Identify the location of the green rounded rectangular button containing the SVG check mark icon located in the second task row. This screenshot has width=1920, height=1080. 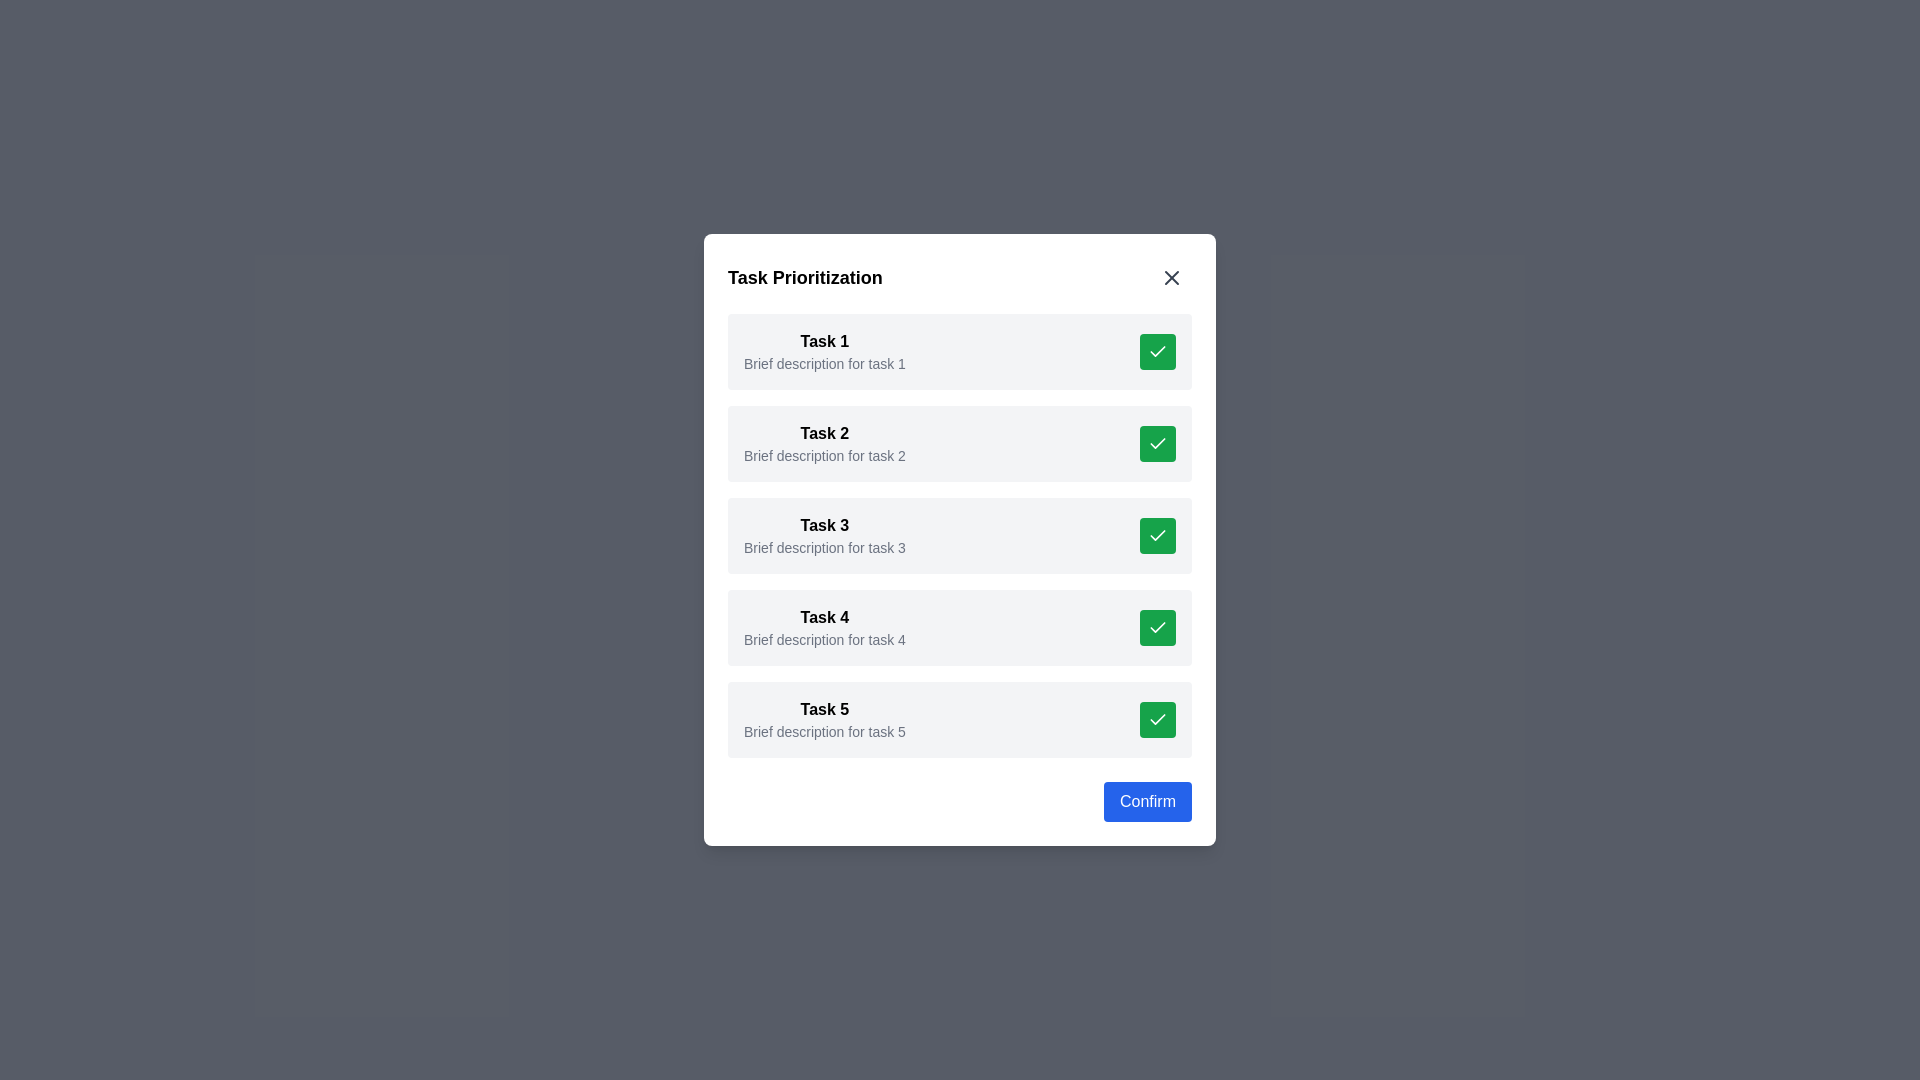
(1157, 442).